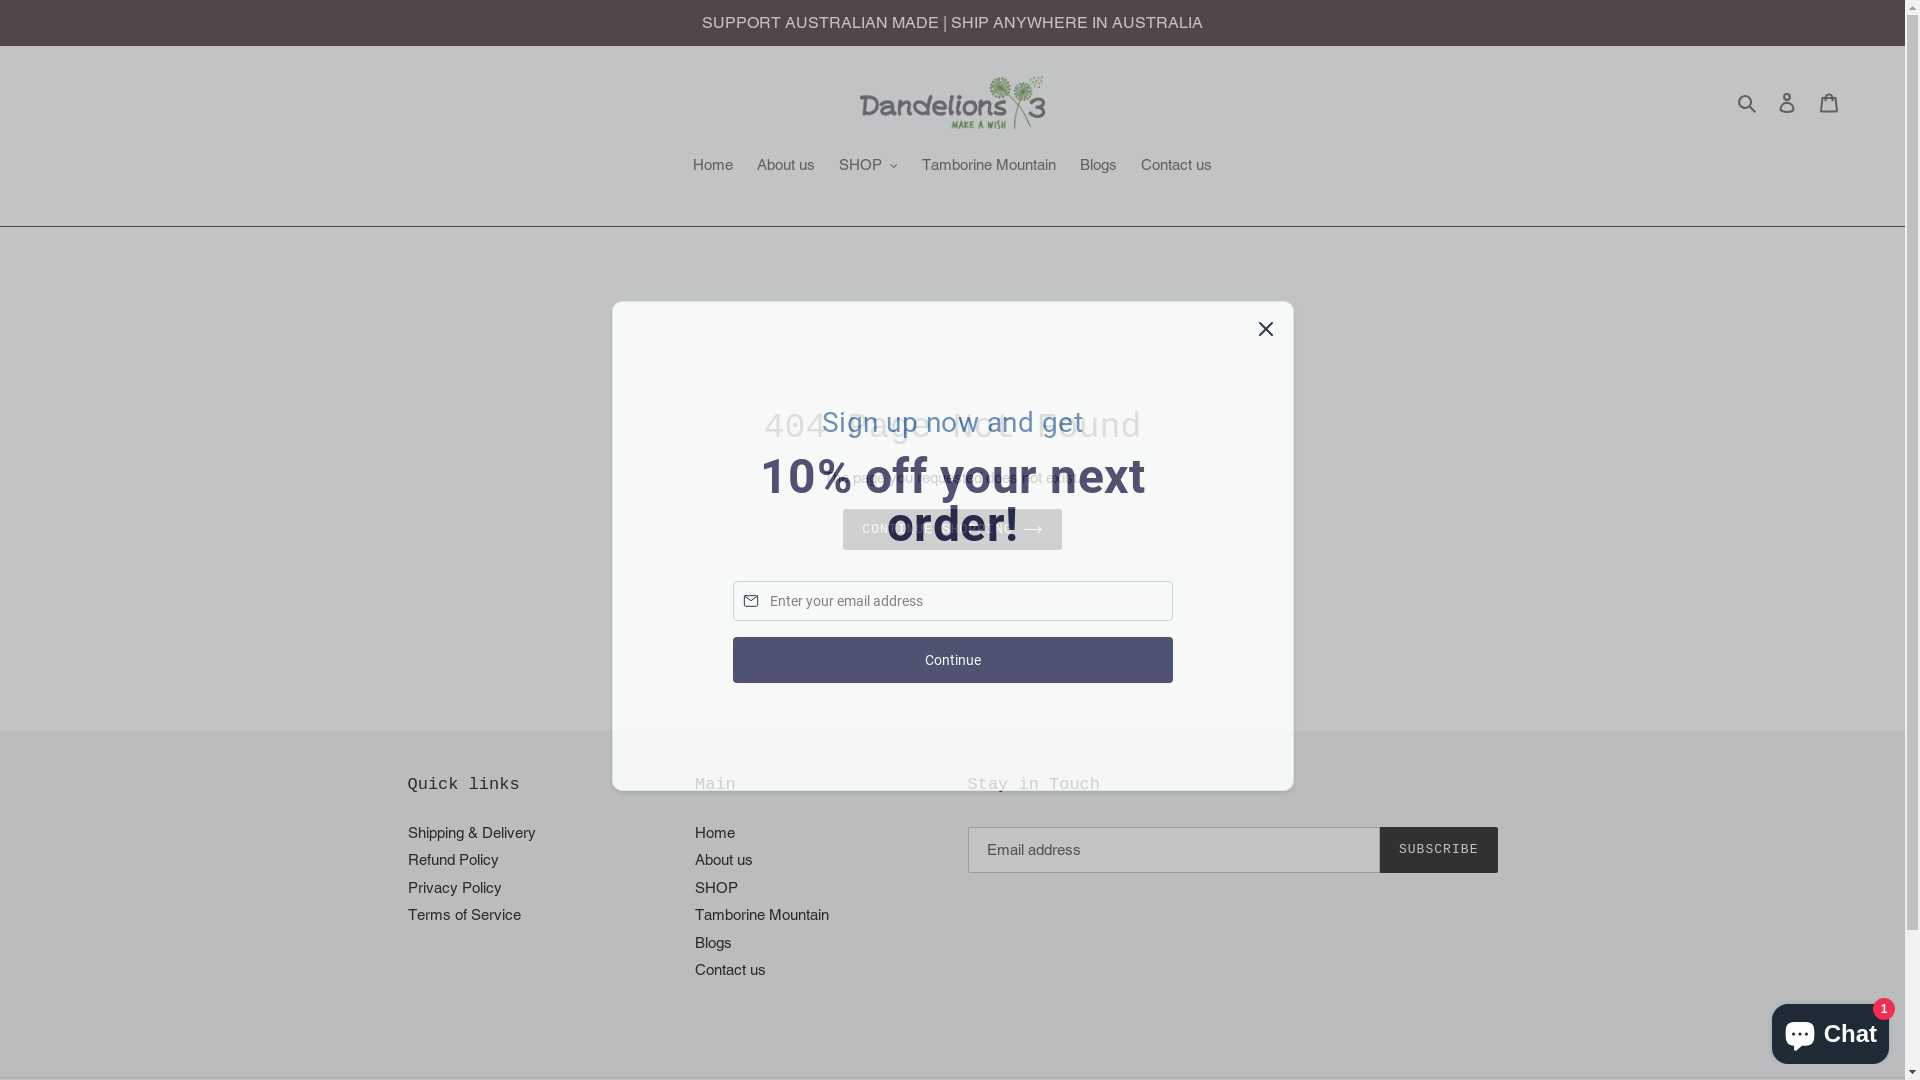 This screenshot has width=1920, height=1080. I want to click on 'Shipping & Delivery', so click(470, 832).